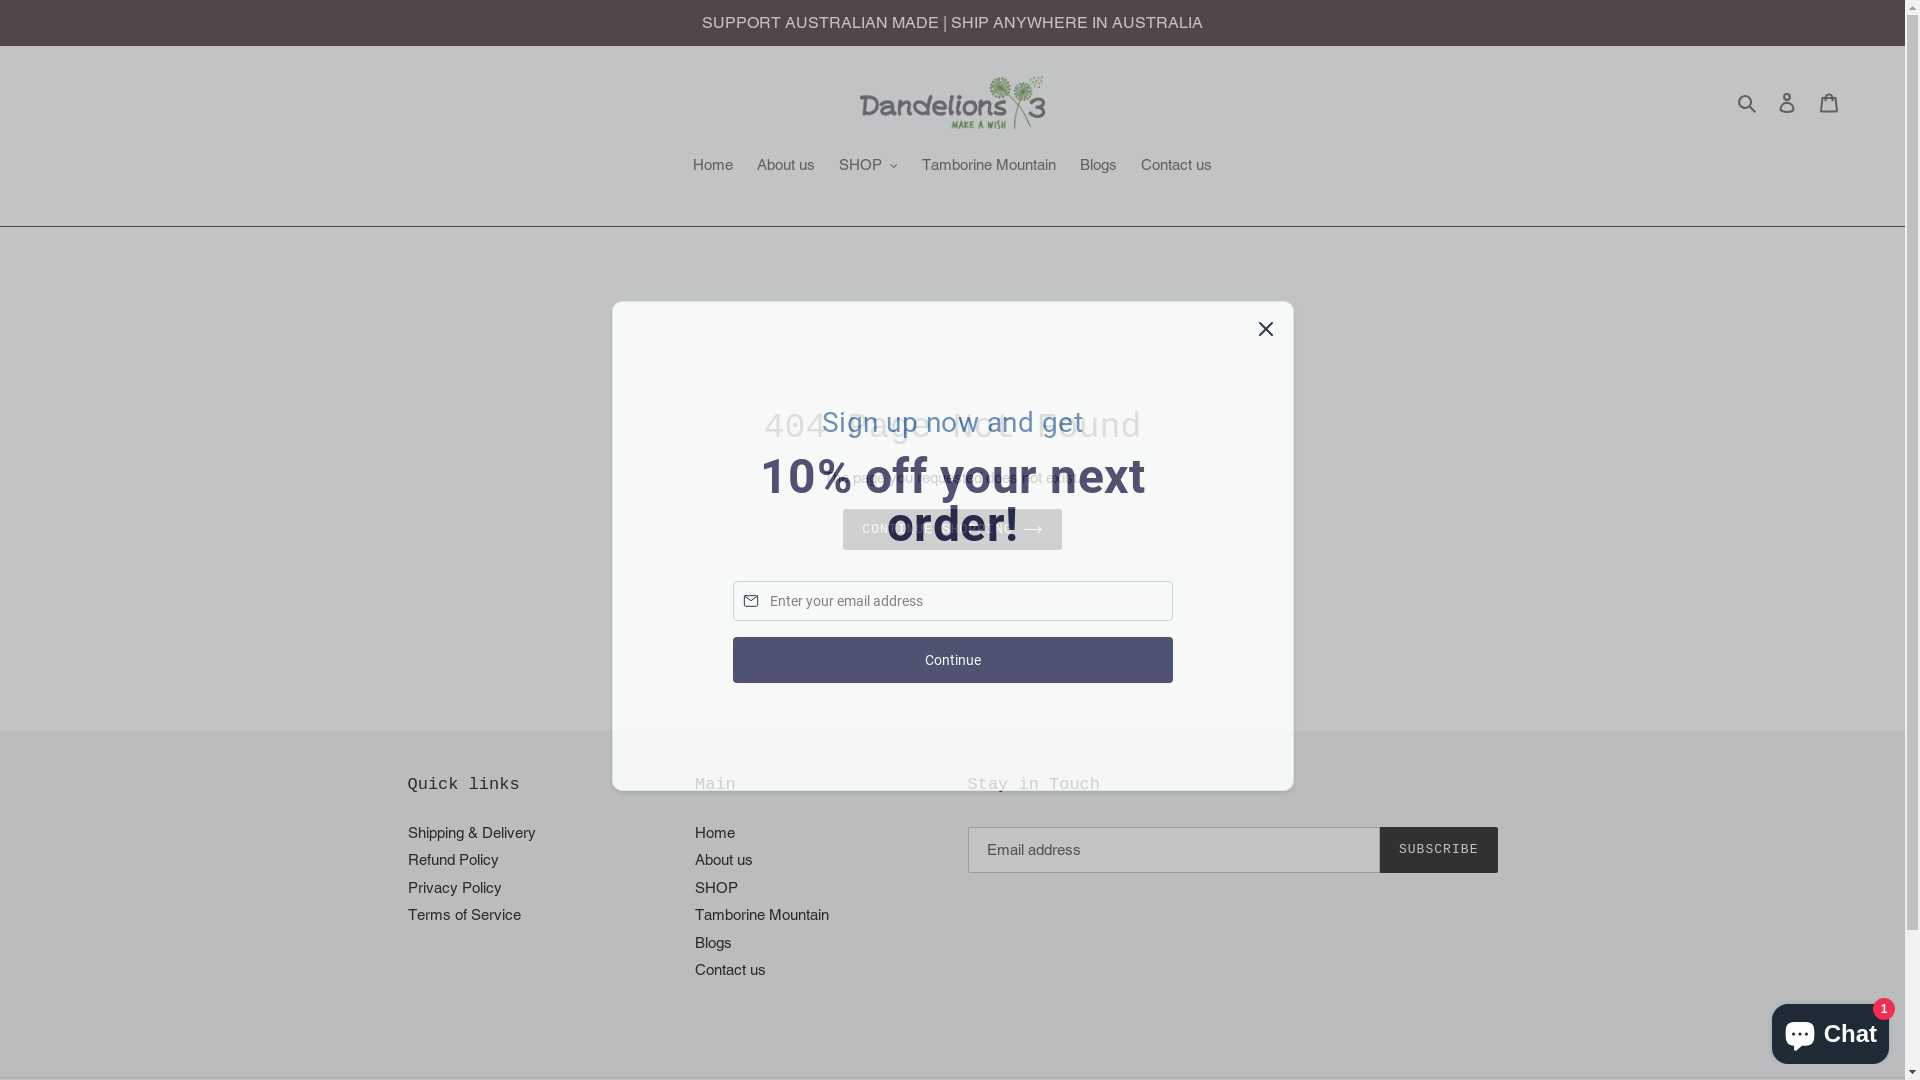 This screenshot has width=1920, height=1080. I want to click on 'Shipping & Delivery', so click(470, 832).